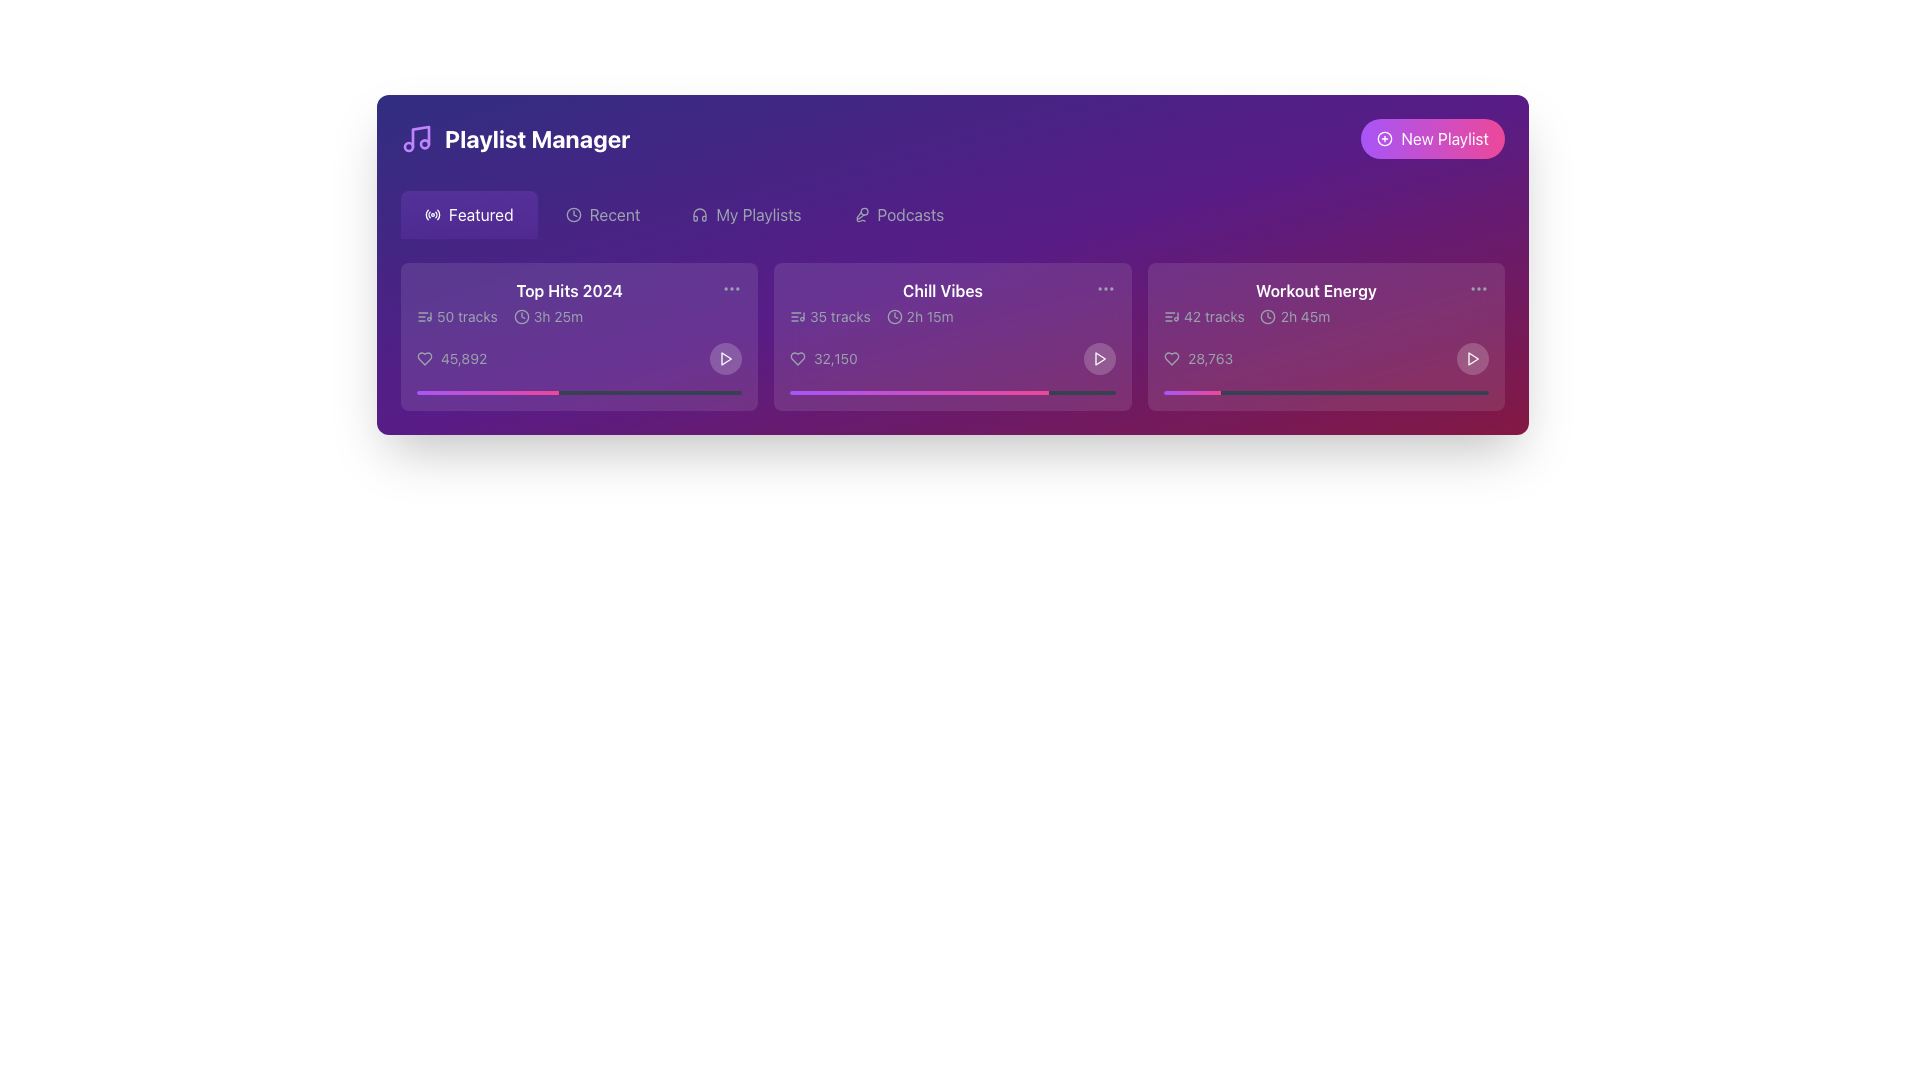 This screenshot has height=1080, width=1920. I want to click on the favorite icon located at the bottom left of the 'Top Hits 2024' playlist card to mark the item as favorite, so click(424, 357).